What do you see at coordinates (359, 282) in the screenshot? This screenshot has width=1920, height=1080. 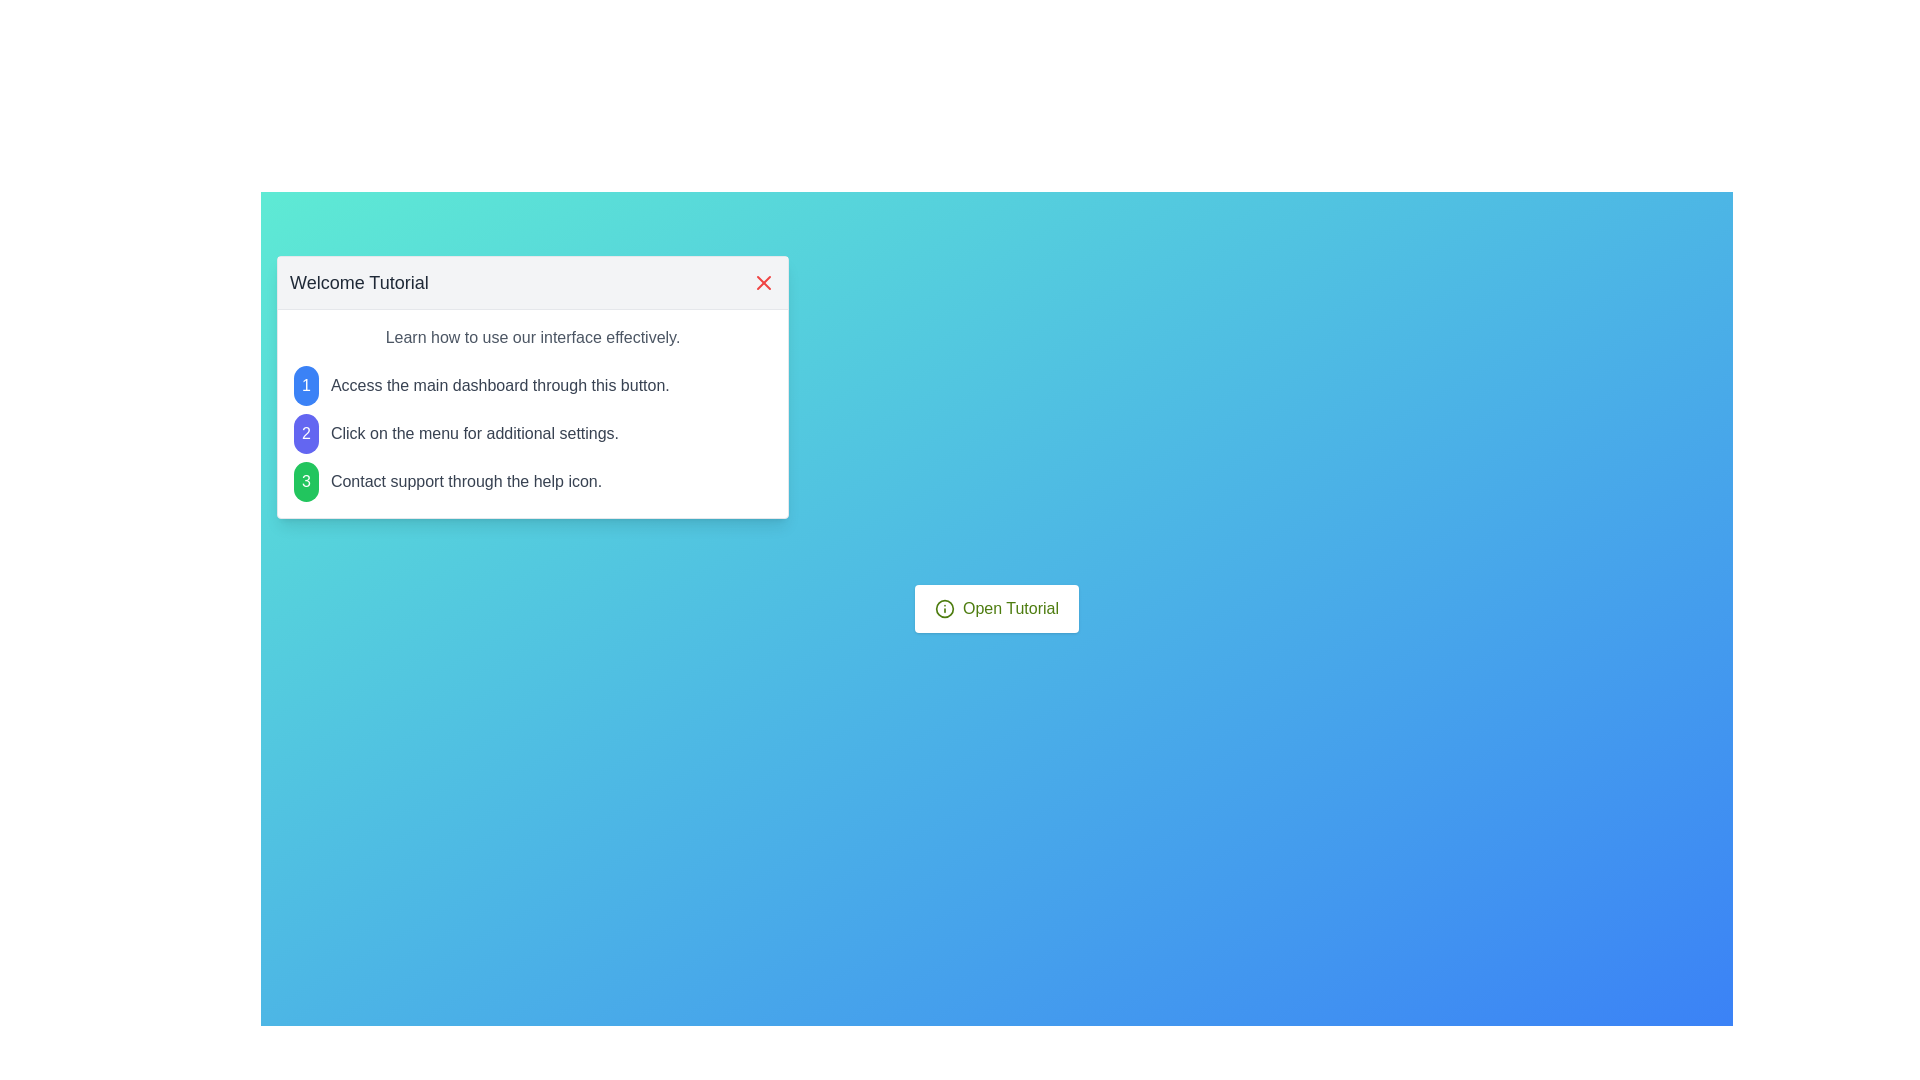 I see `the 'Welcome Tutorial' static text label located in the header bar, which is the first element from the left and displays a medium-sized gray font on a light gray background` at bounding box center [359, 282].